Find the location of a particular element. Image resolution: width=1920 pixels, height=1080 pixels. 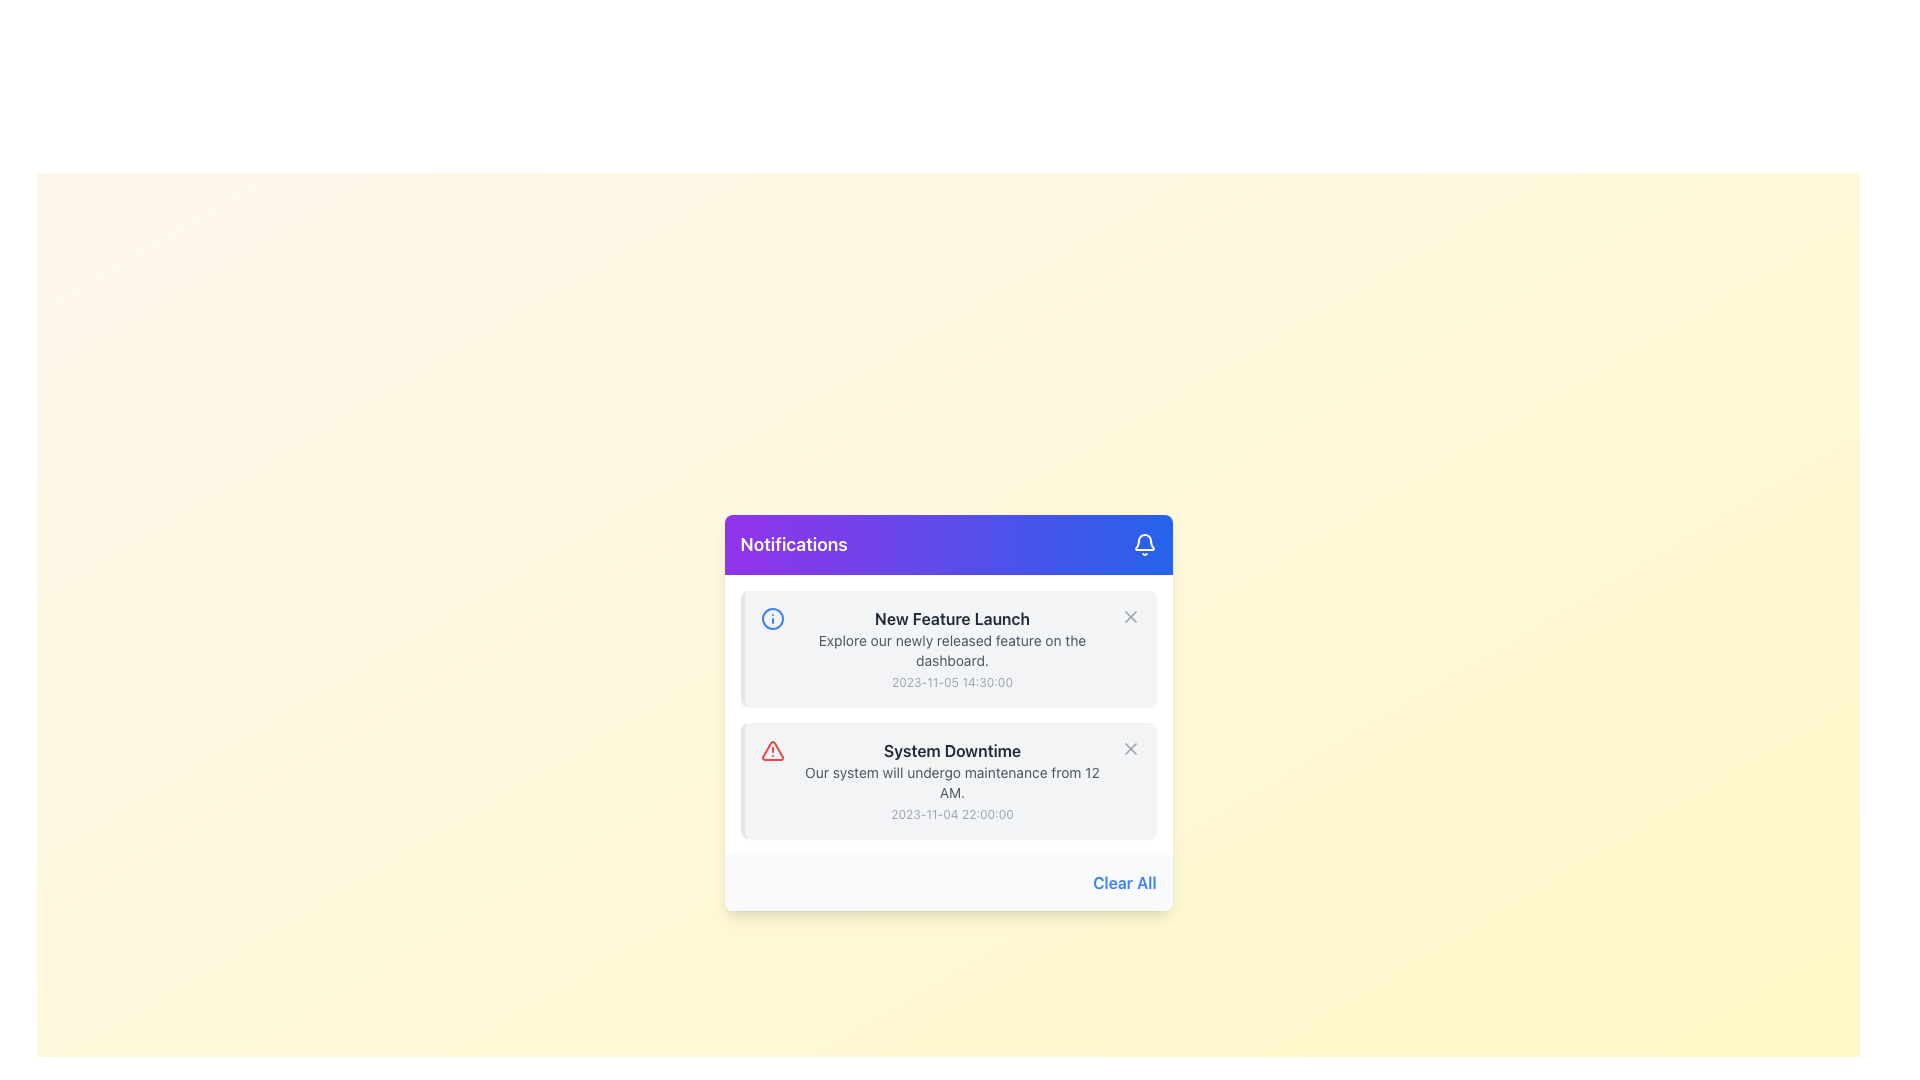

the red triangular warning icon located in the 'System Downtime' notification card is located at coordinates (771, 751).